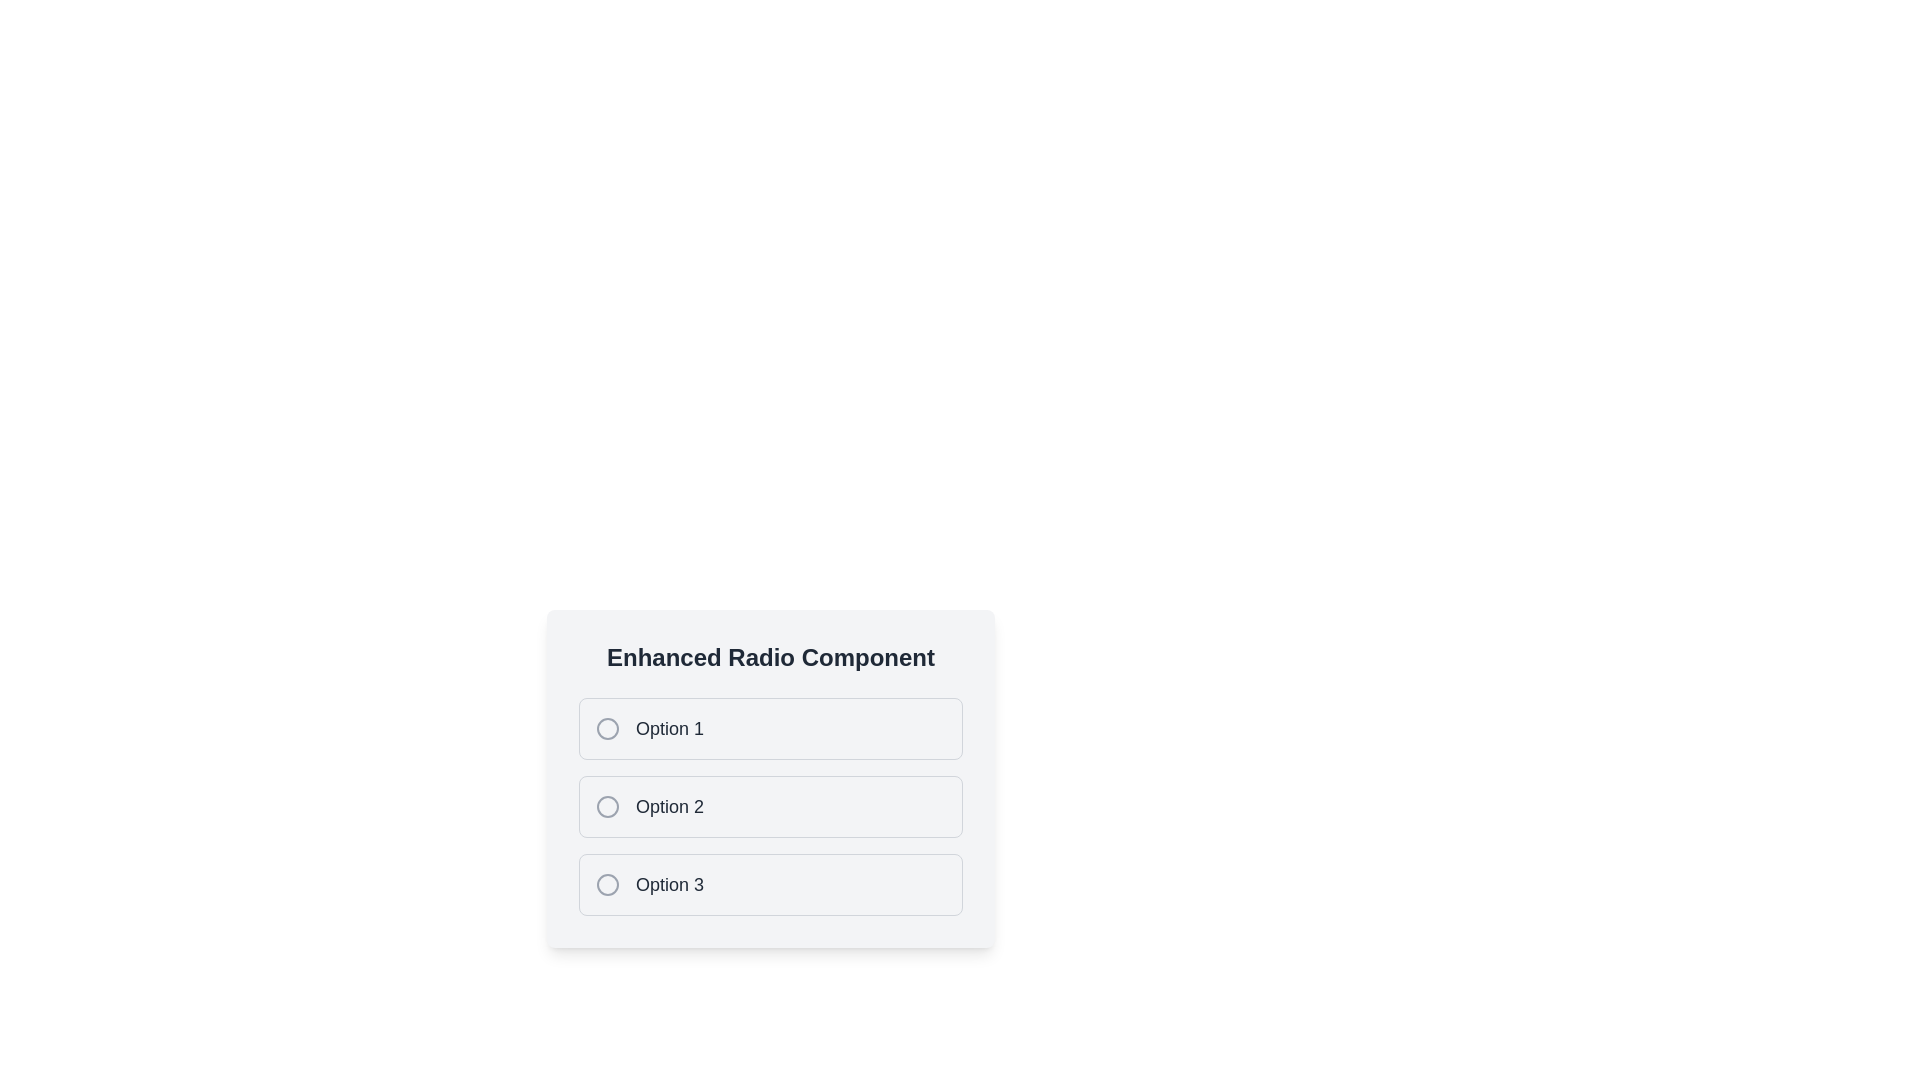 Image resolution: width=1920 pixels, height=1080 pixels. Describe the element at coordinates (607, 729) in the screenshot. I see `the radio button graphic` at that location.